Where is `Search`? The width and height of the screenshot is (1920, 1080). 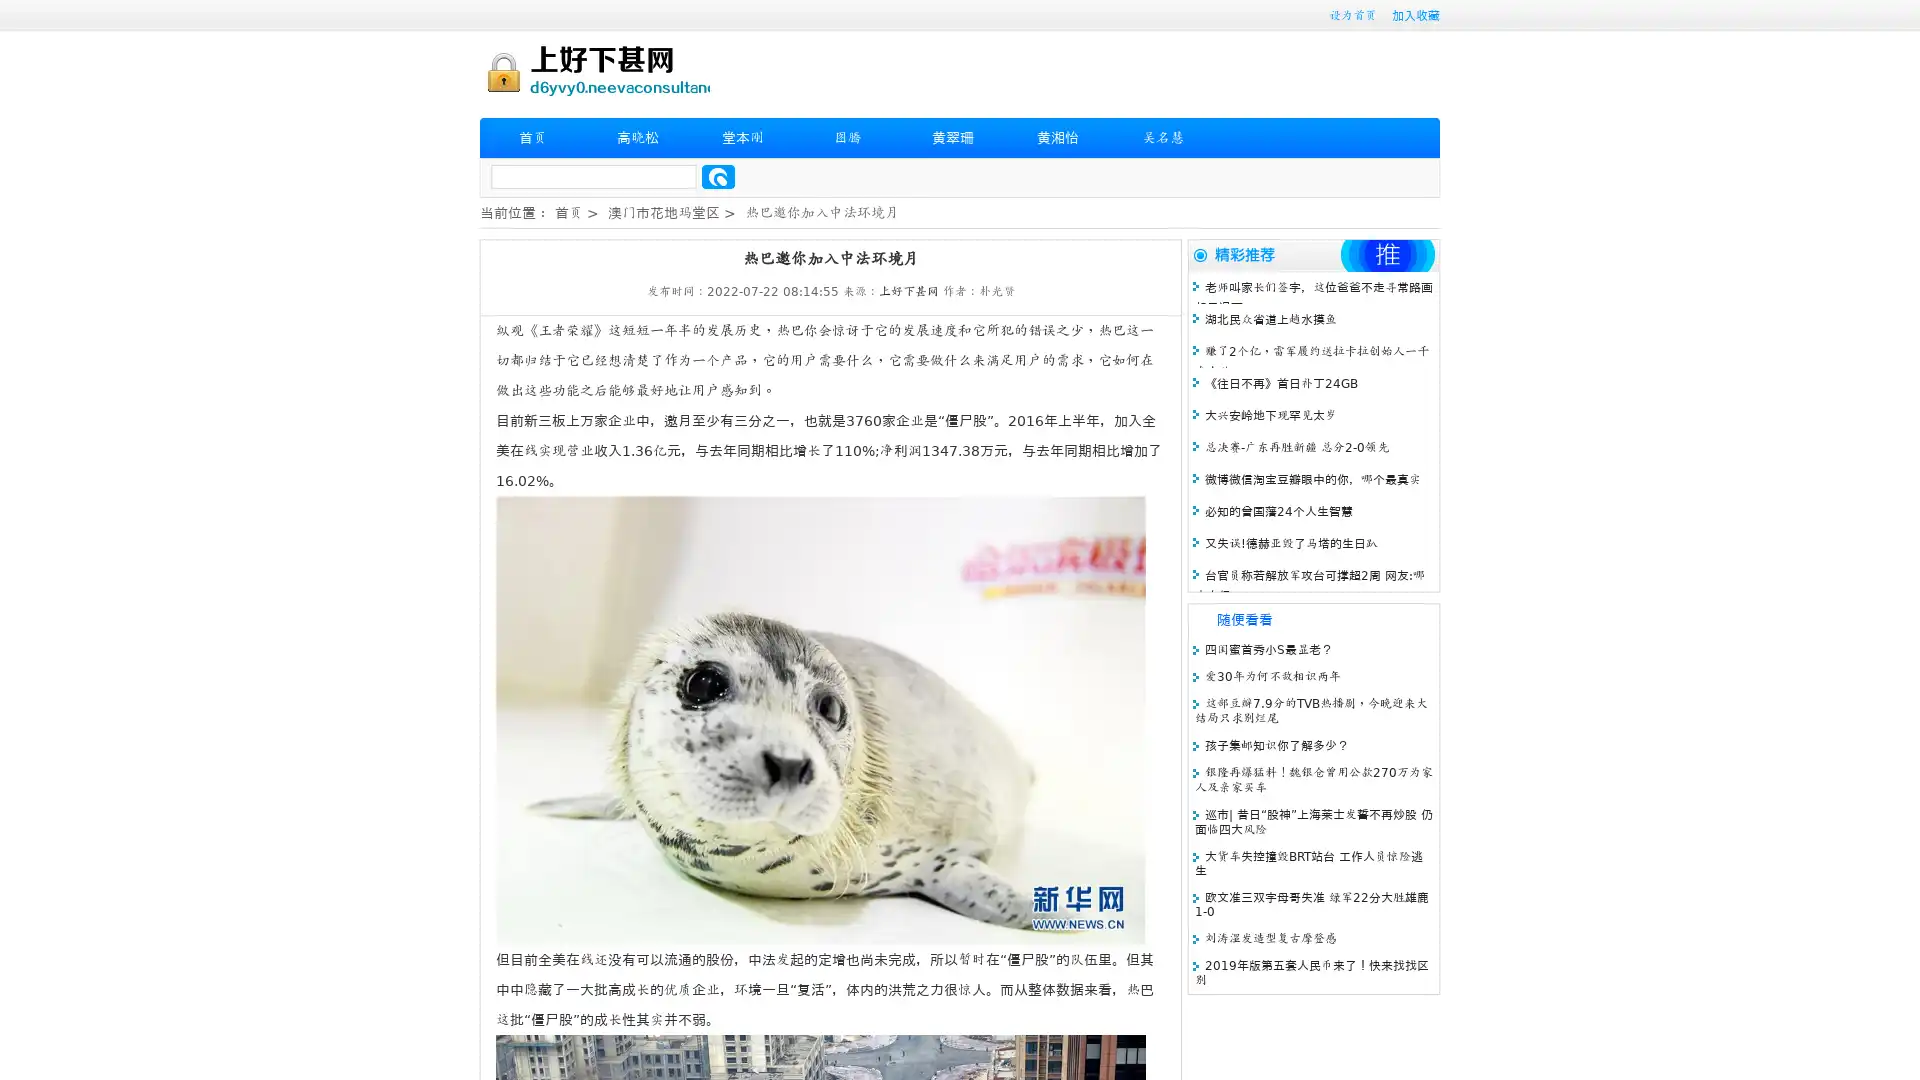
Search is located at coordinates (718, 176).